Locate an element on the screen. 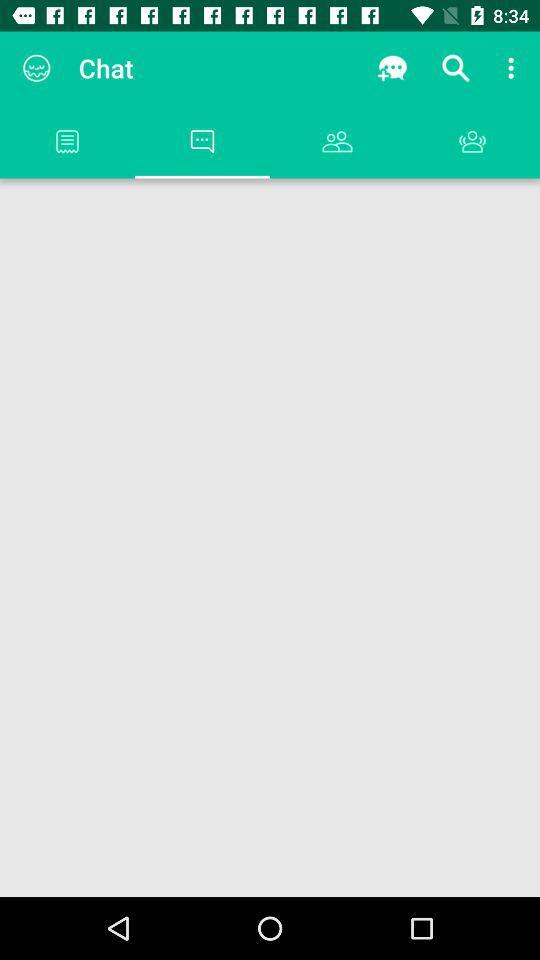  app next to chat is located at coordinates (36, 68).